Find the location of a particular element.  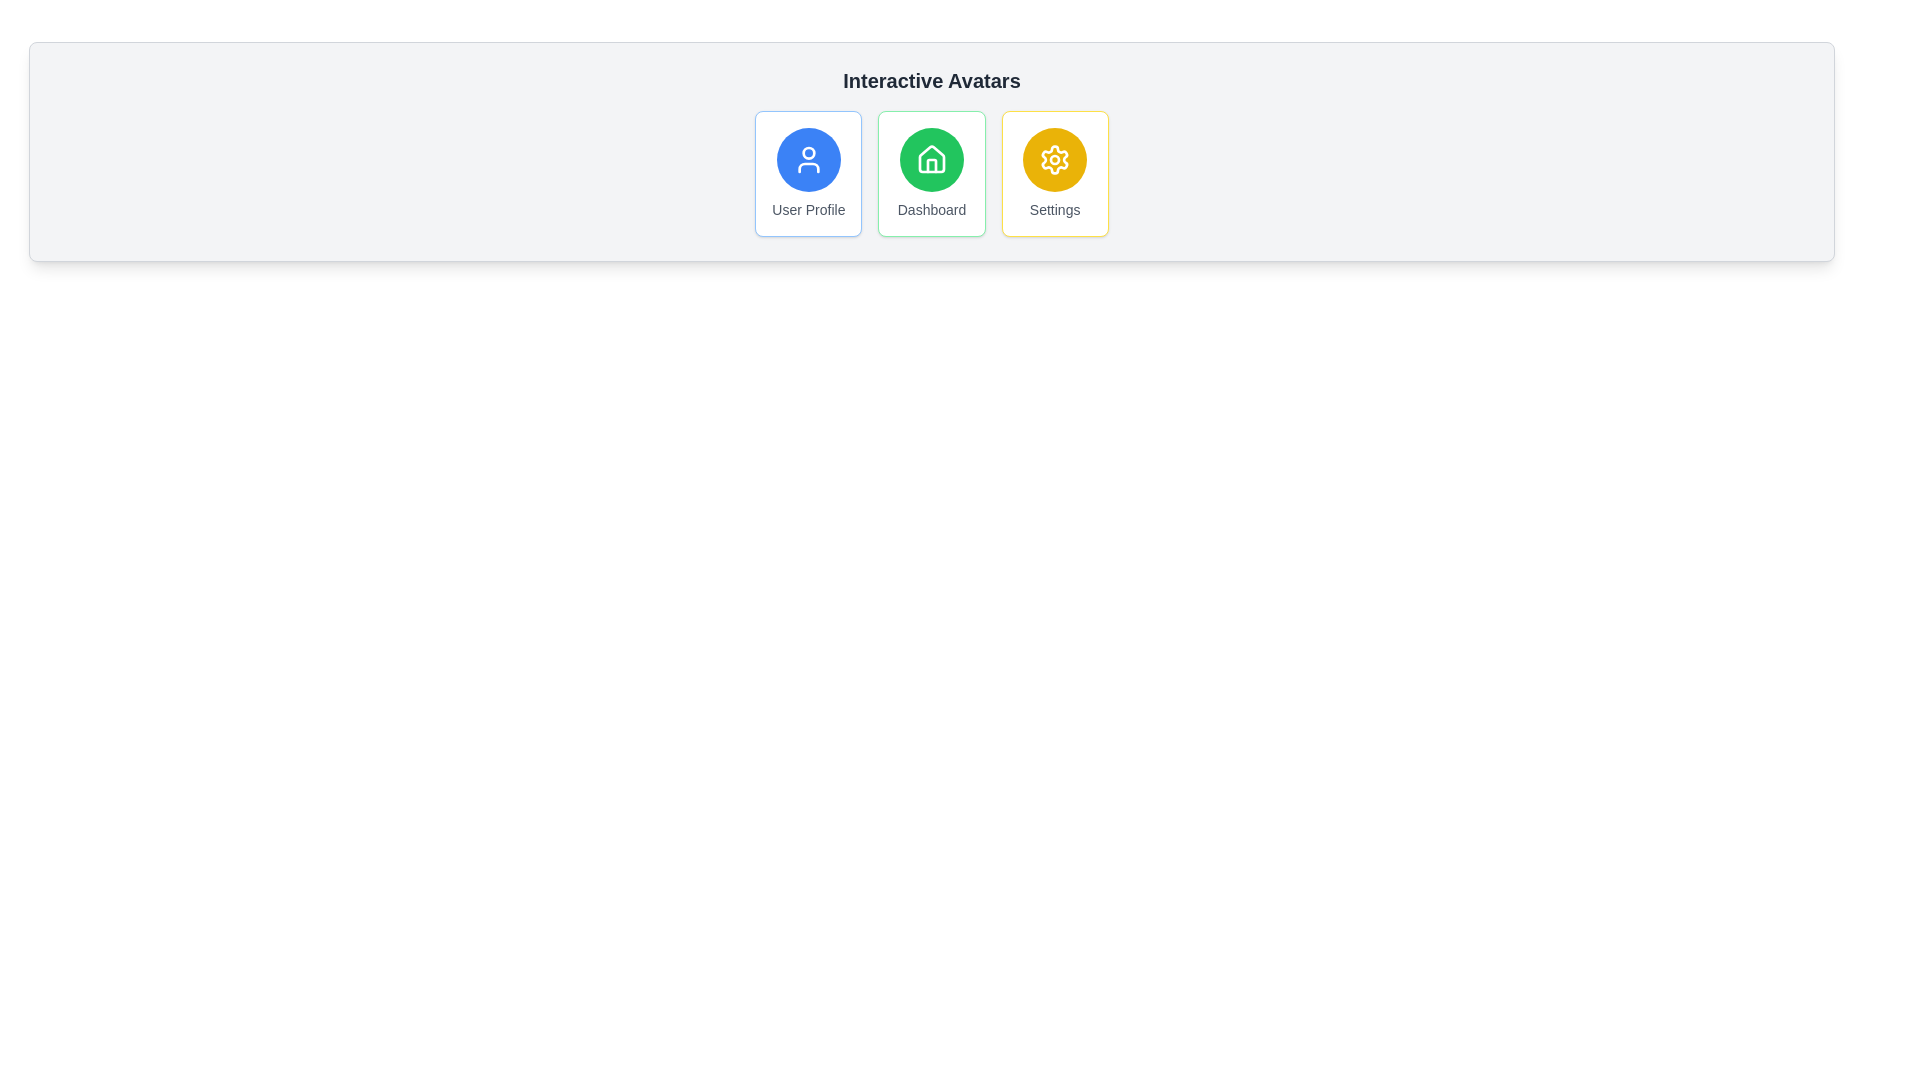

the user profile icon located in the leftmost card under the 'Interactive Avatars' section is located at coordinates (808, 158).